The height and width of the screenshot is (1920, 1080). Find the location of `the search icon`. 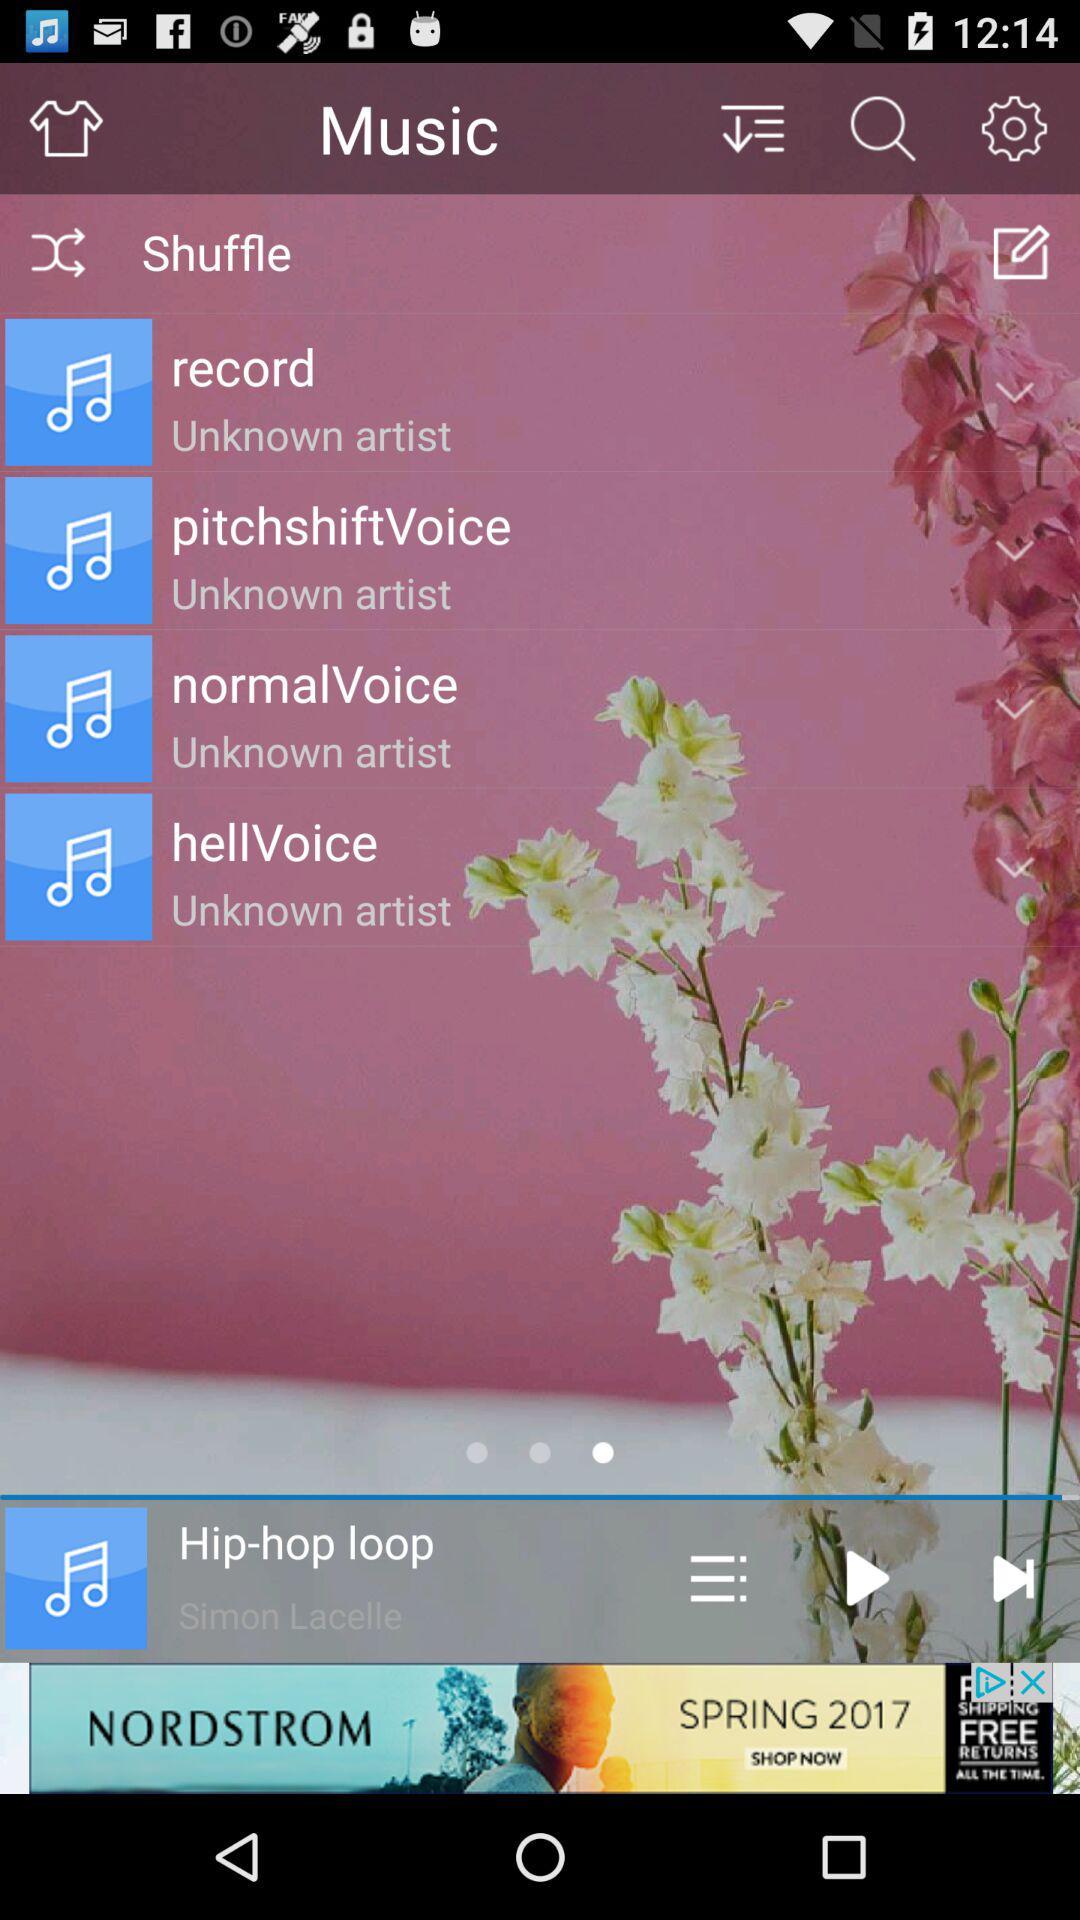

the search icon is located at coordinates (882, 136).